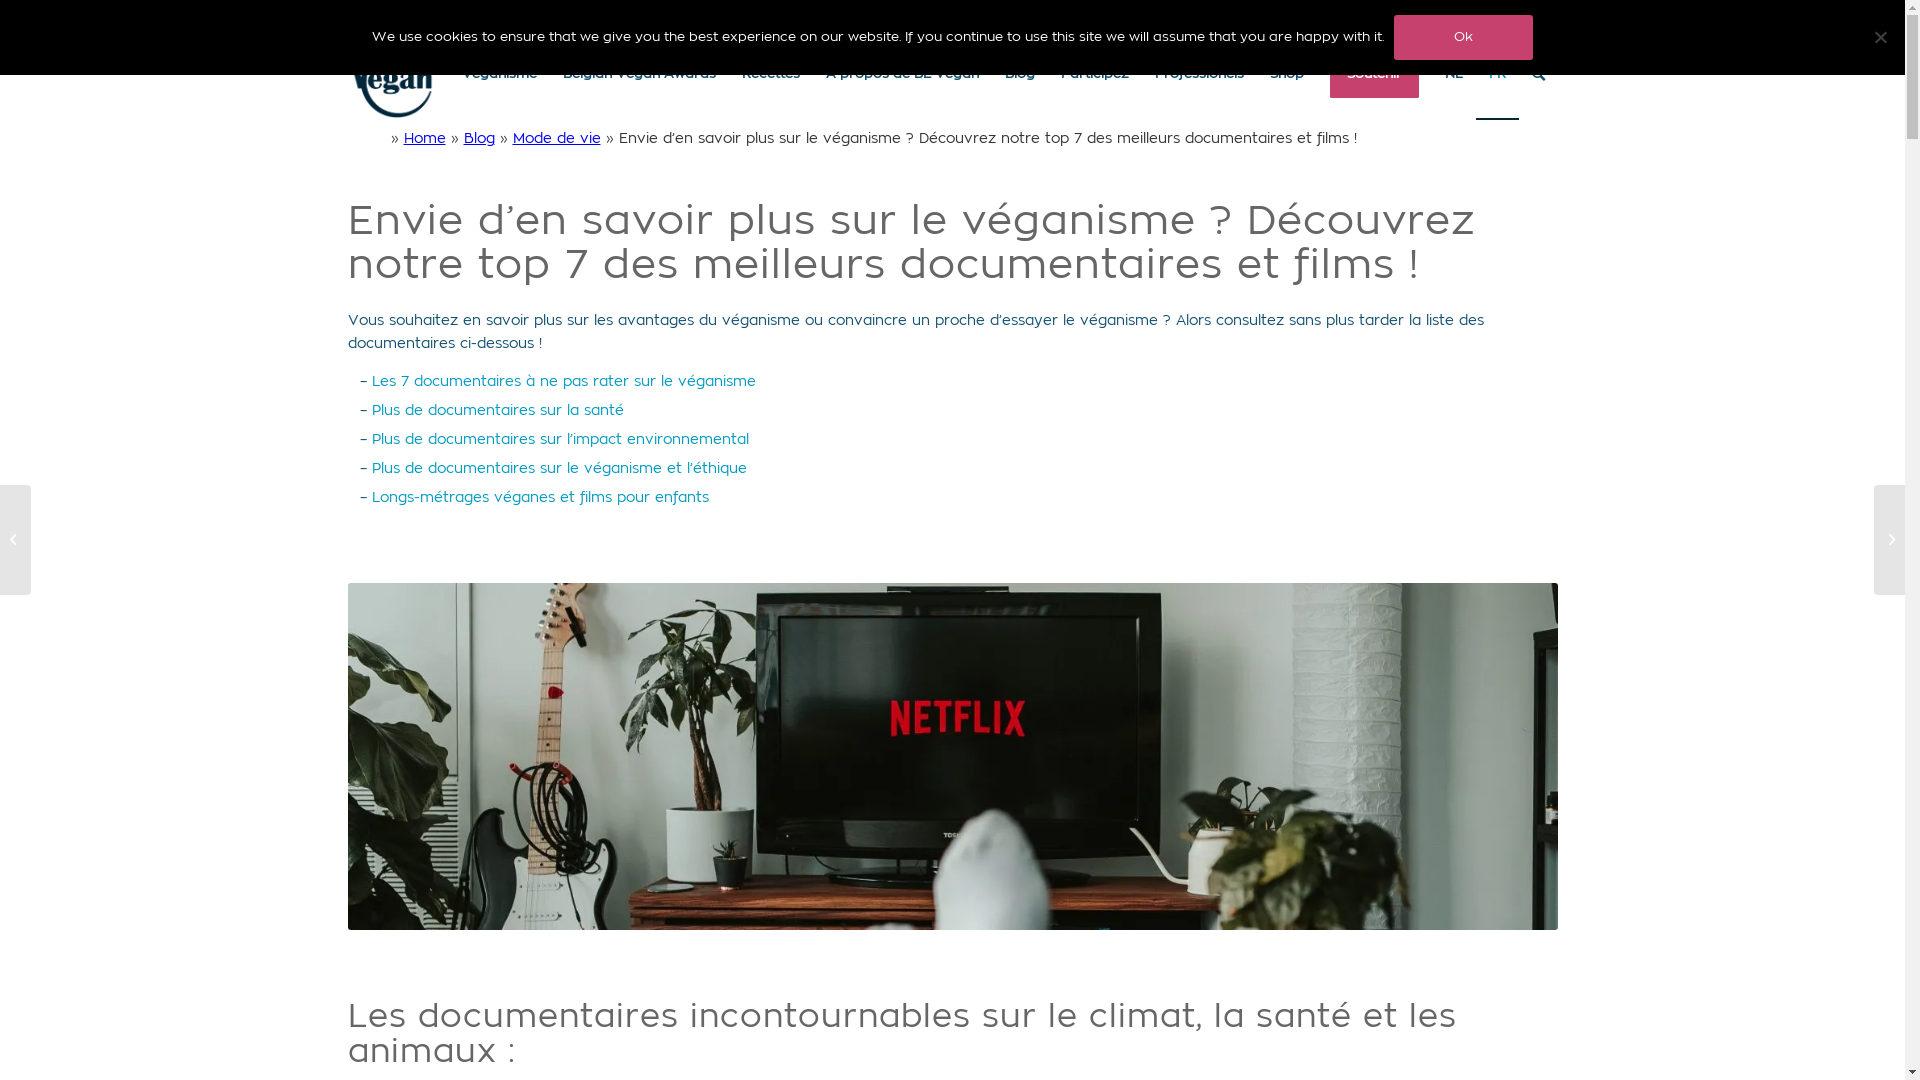  I want to click on 'Shop', so click(1255, 73).